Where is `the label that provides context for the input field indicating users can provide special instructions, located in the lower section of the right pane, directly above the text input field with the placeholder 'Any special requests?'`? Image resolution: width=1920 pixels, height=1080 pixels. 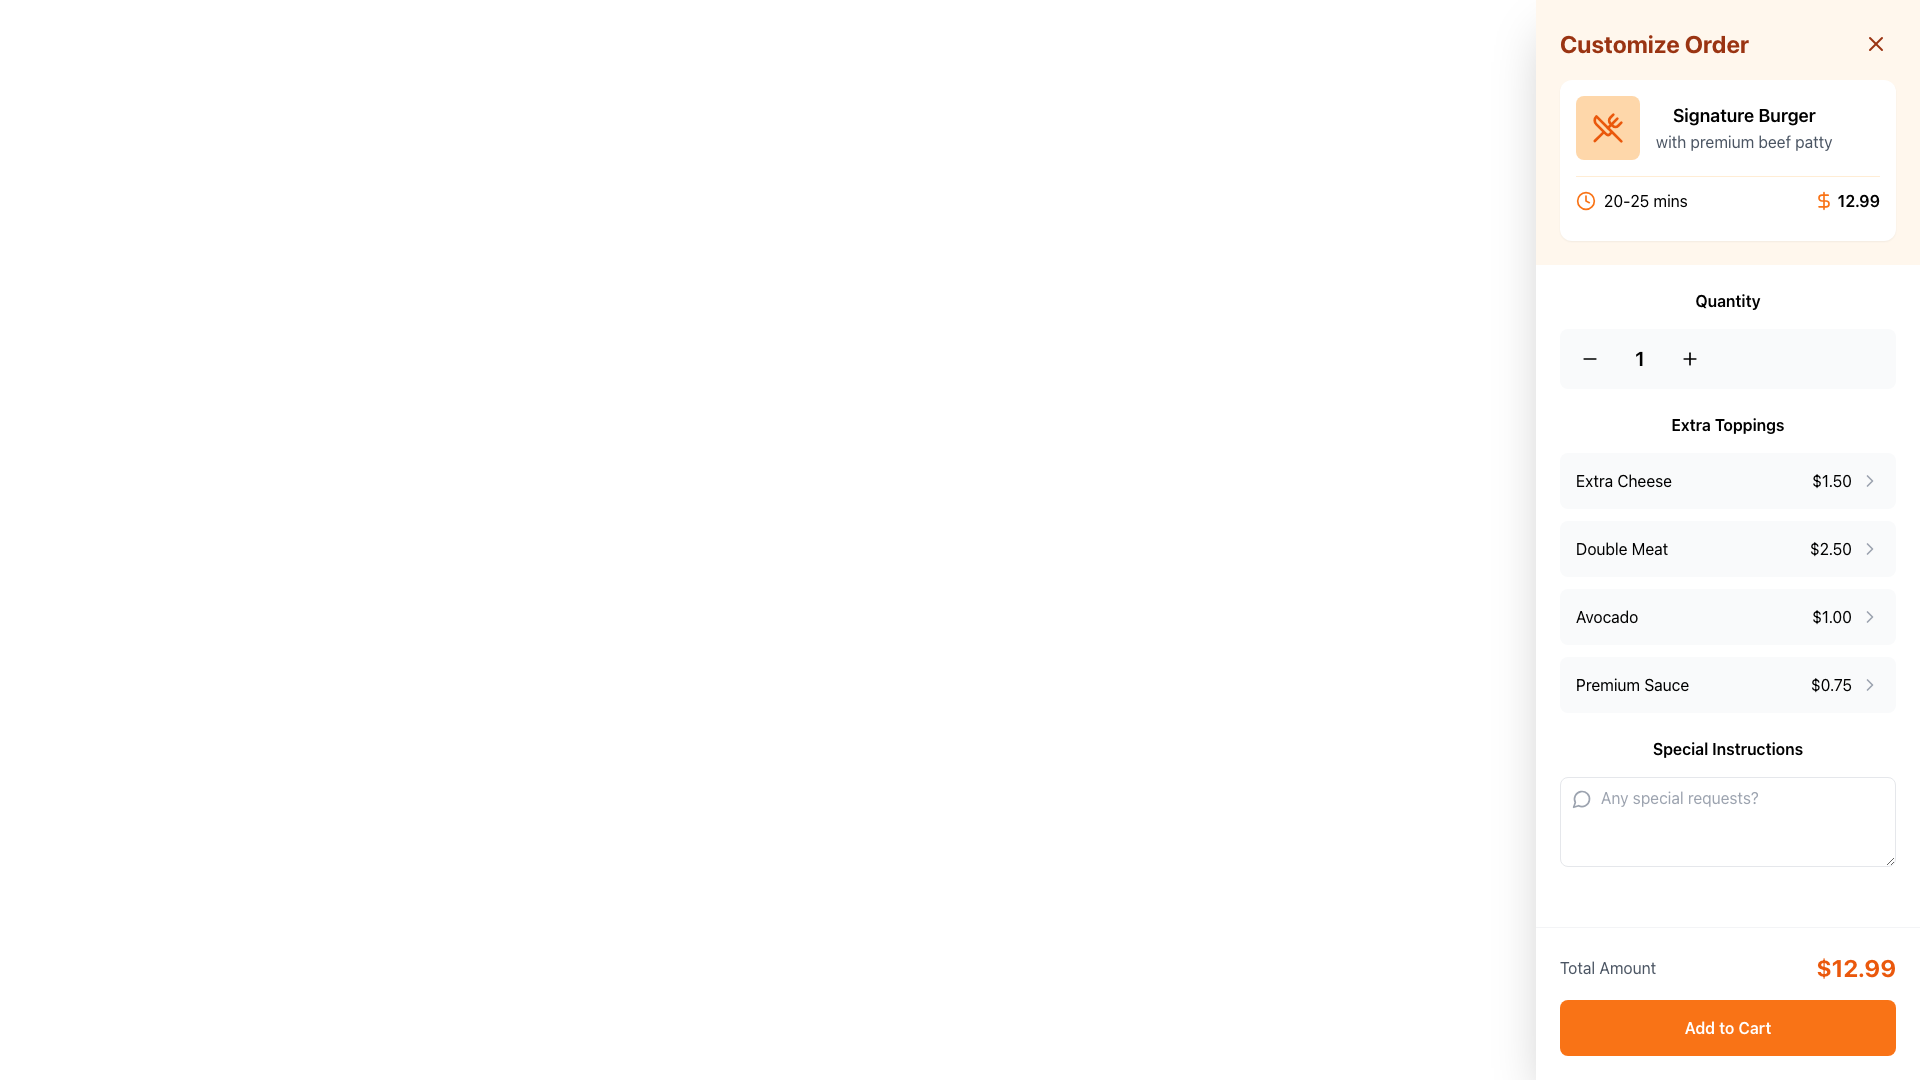 the label that provides context for the input field indicating users can provide special instructions, located in the lower section of the right pane, directly above the text input field with the placeholder 'Any special requests?' is located at coordinates (1727, 748).